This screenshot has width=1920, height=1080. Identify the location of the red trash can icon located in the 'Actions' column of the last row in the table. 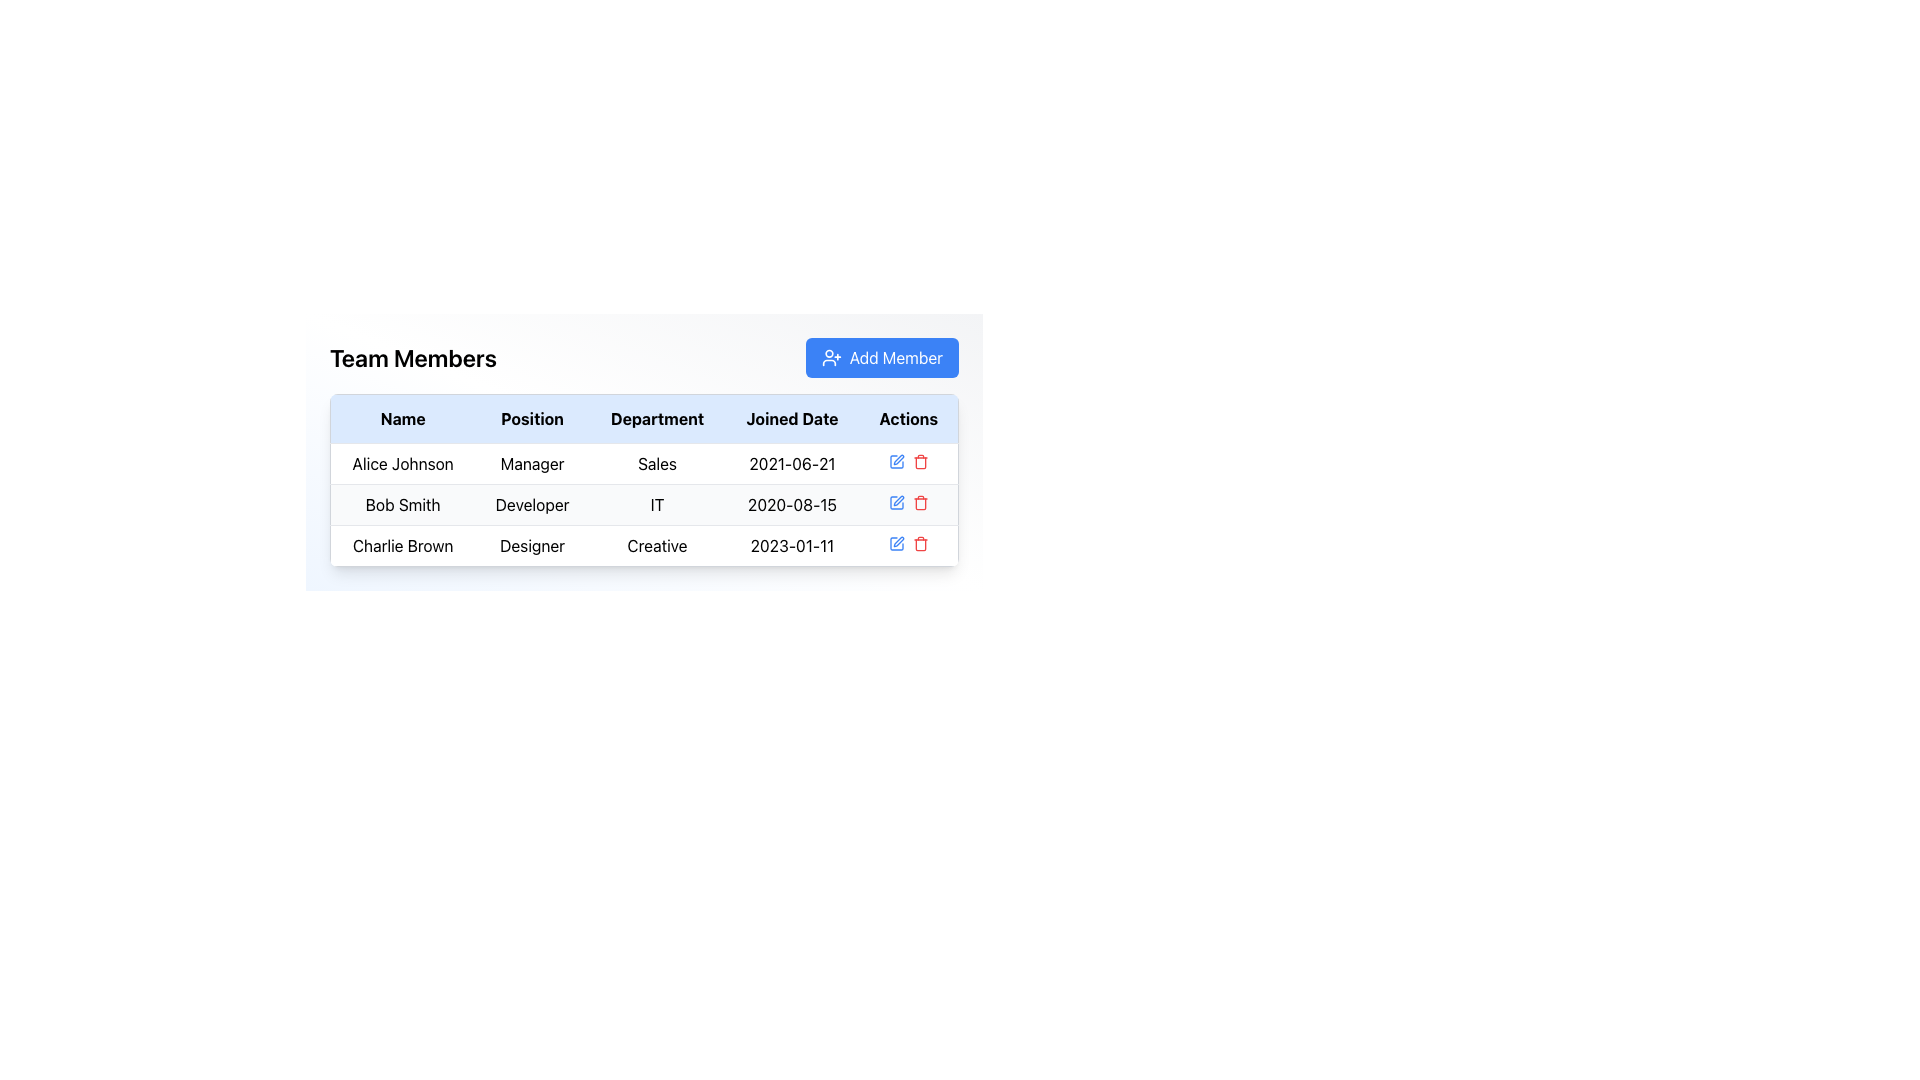
(919, 543).